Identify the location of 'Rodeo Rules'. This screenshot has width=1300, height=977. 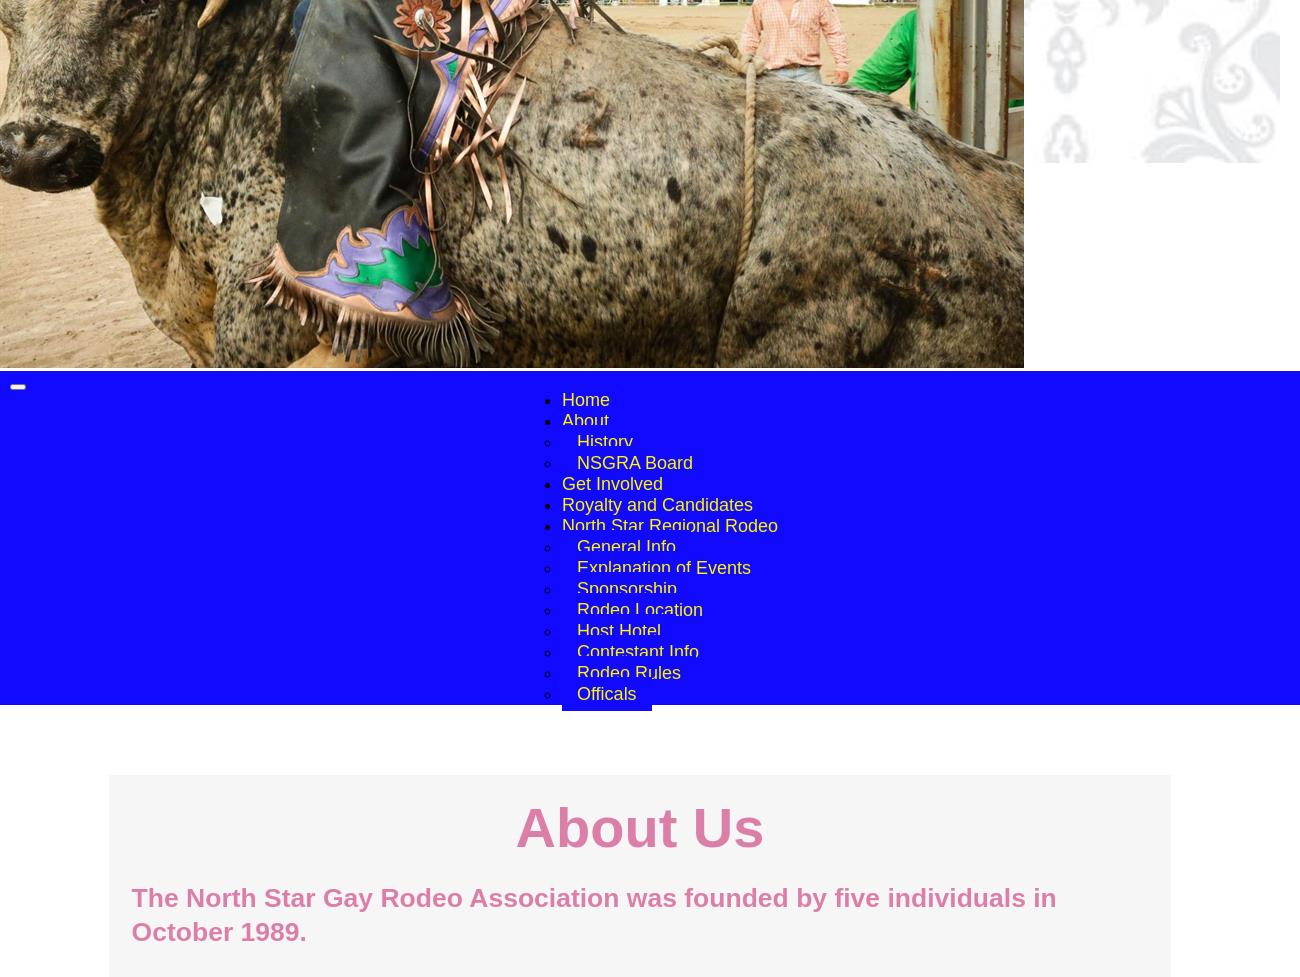
(628, 672).